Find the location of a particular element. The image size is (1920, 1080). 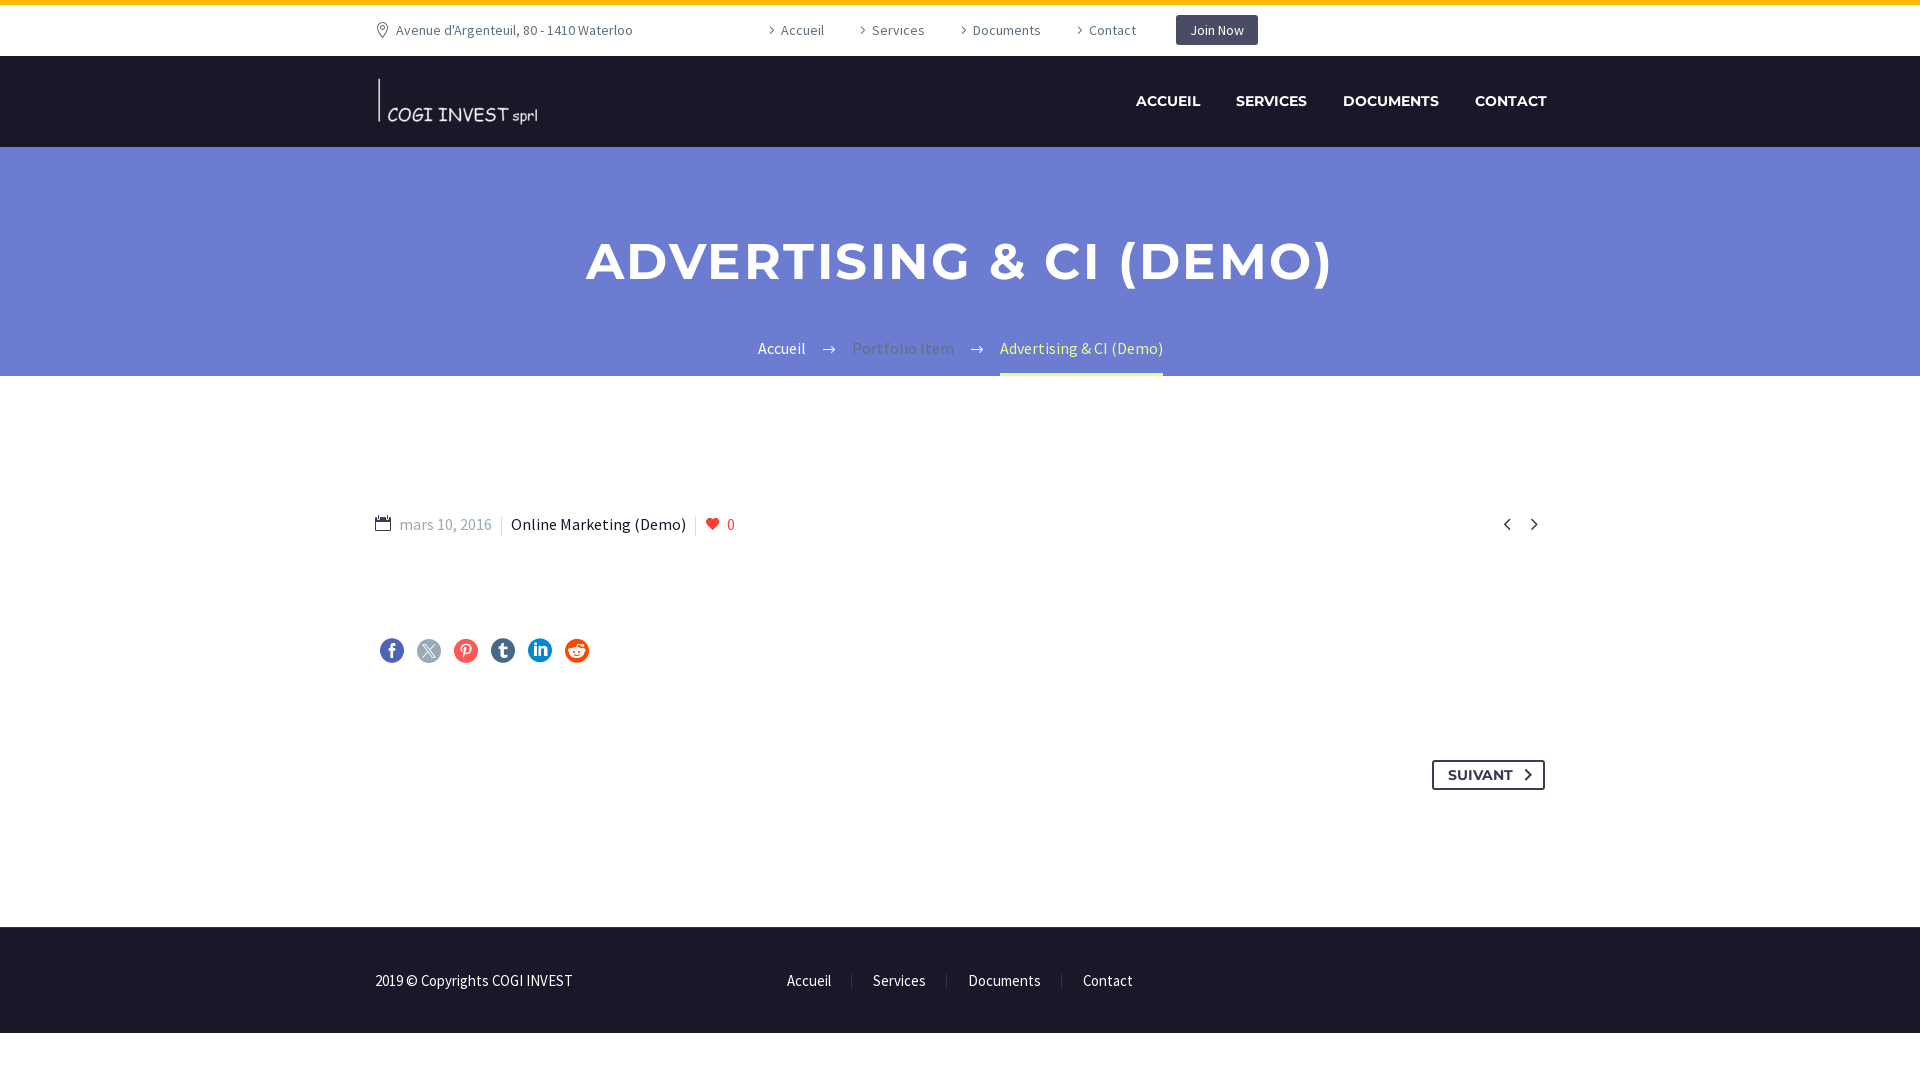

'Reddit' is located at coordinates (564, 651).